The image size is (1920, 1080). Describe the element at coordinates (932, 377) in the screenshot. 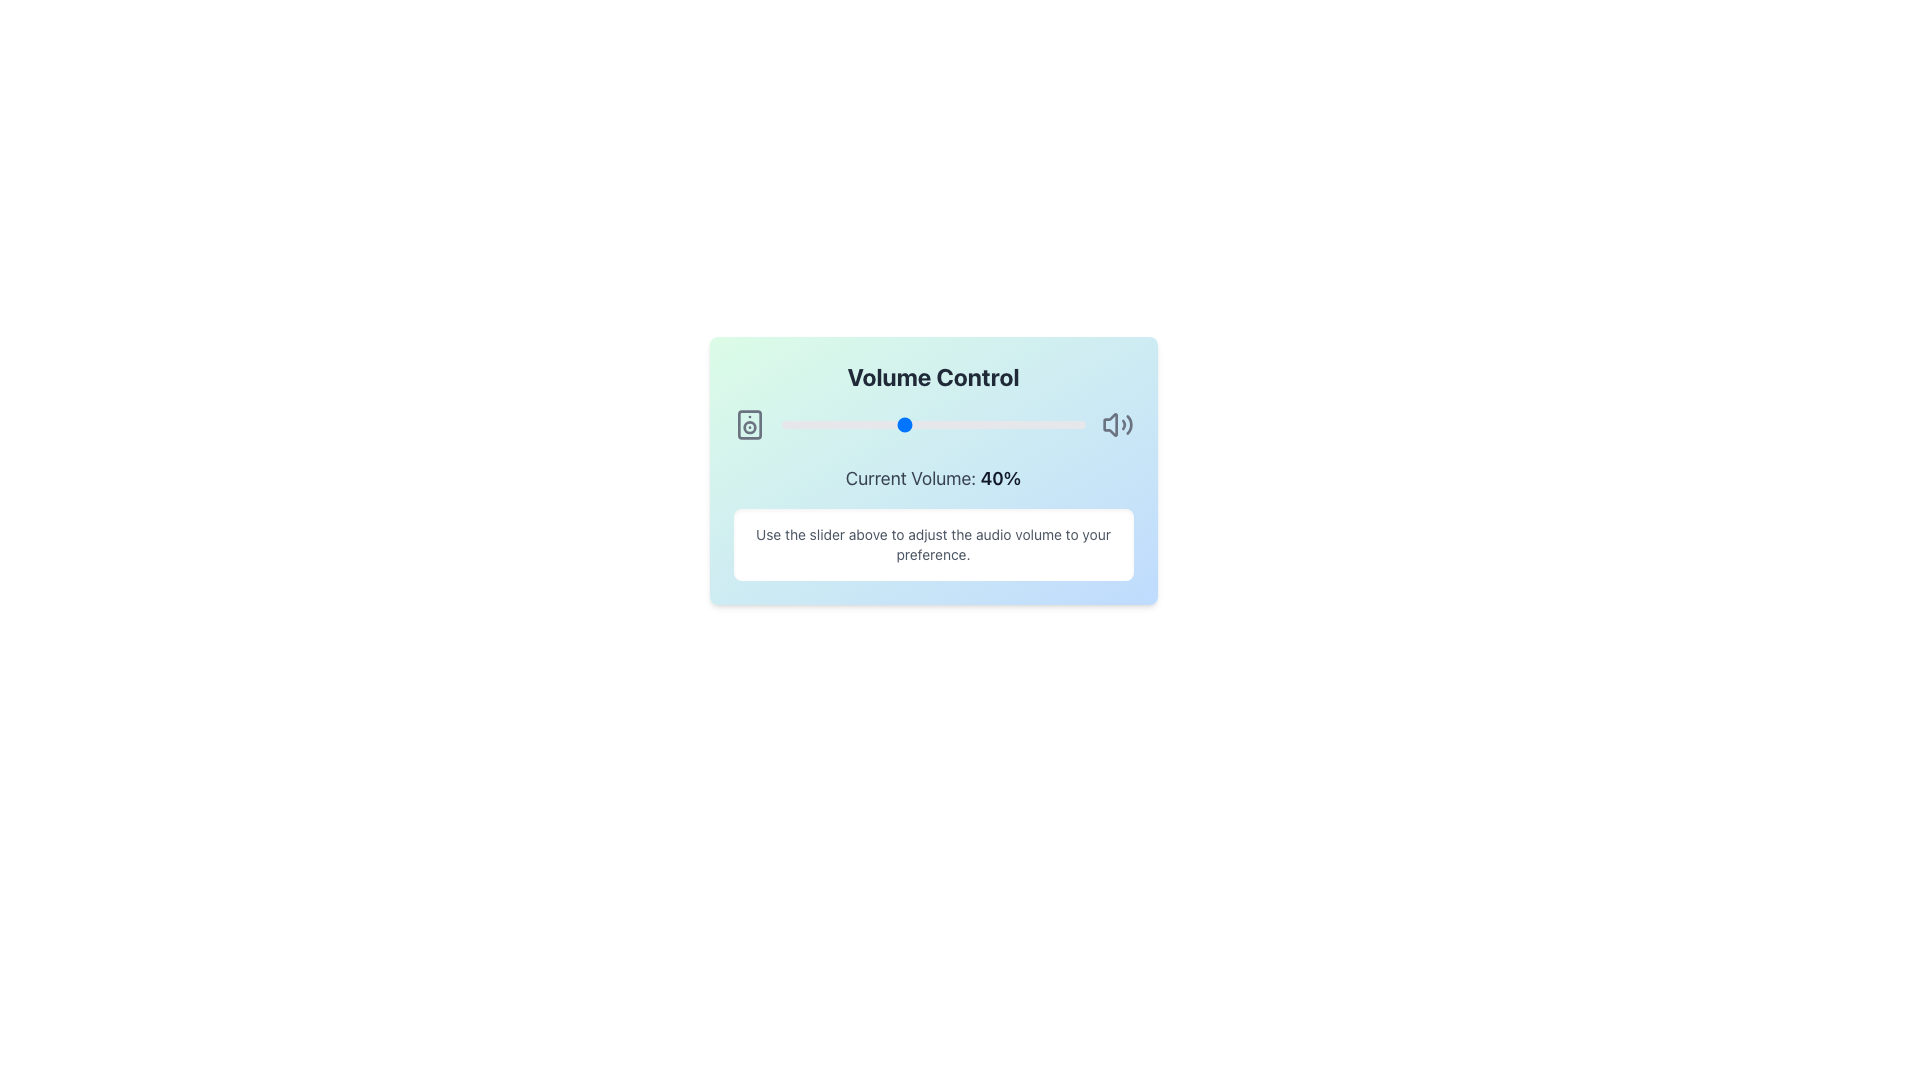

I see `the 'Volume Control' heading text, which is bold and large, centrally aligned at the top of the section in the application interface` at that location.